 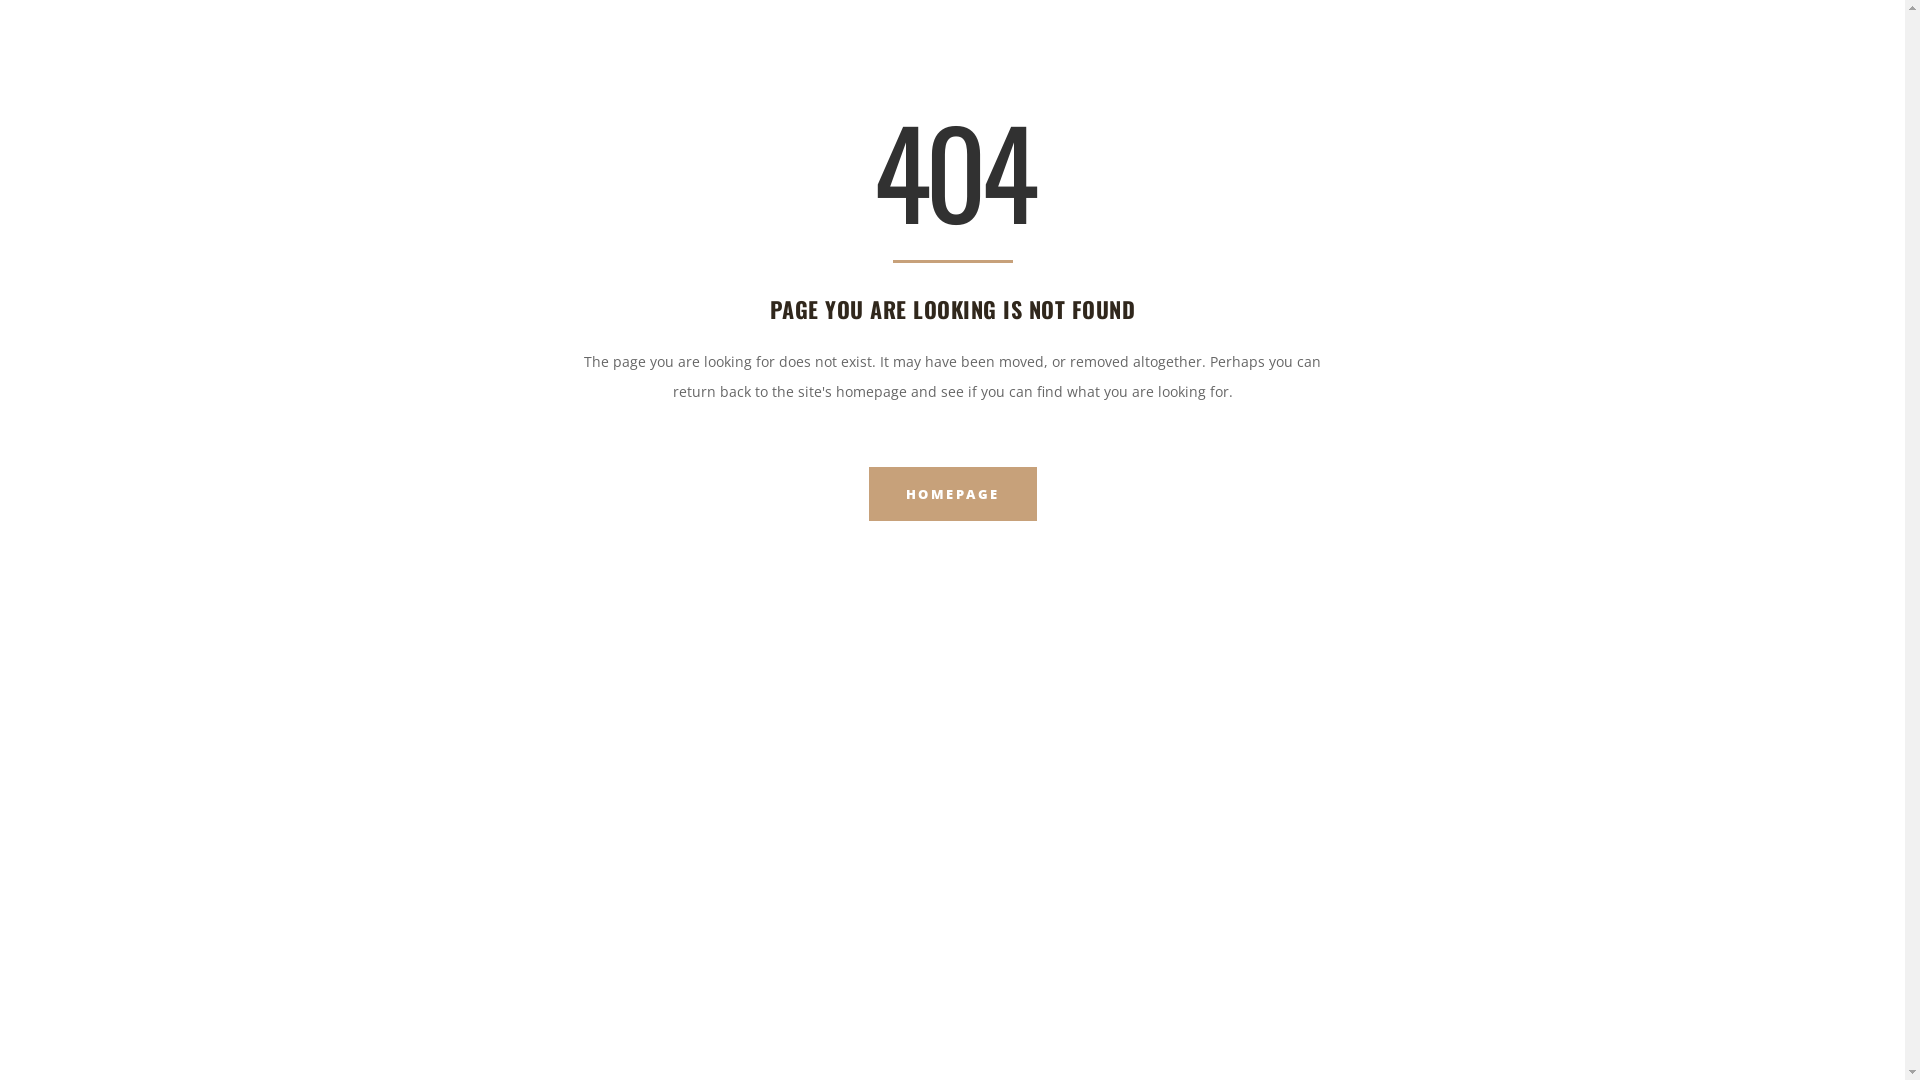 I want to click on ' ', so click(x=1859, y=34).